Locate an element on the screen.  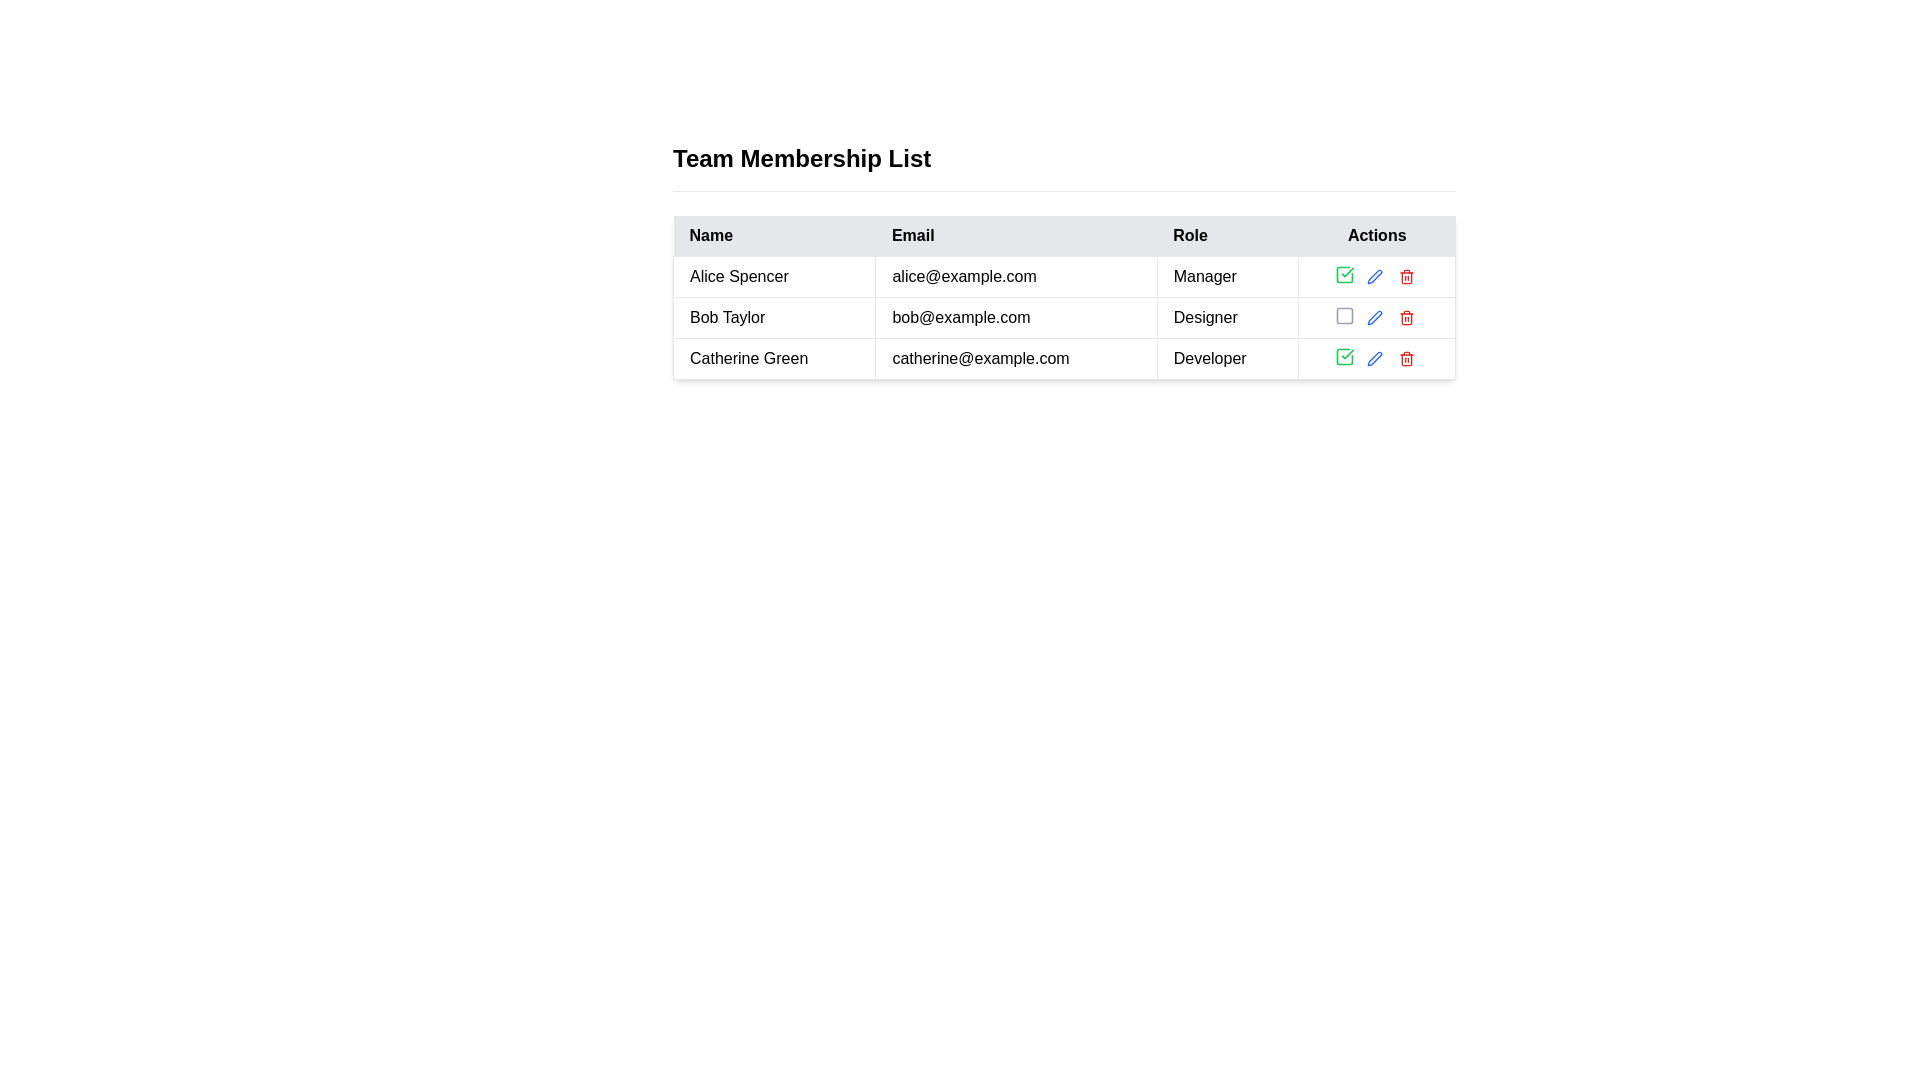
the edit button in the 'Actions' column for the entry corresponding to 'Bob Taylor', indicated by the pen icon is located at coordinates (1376, 316).